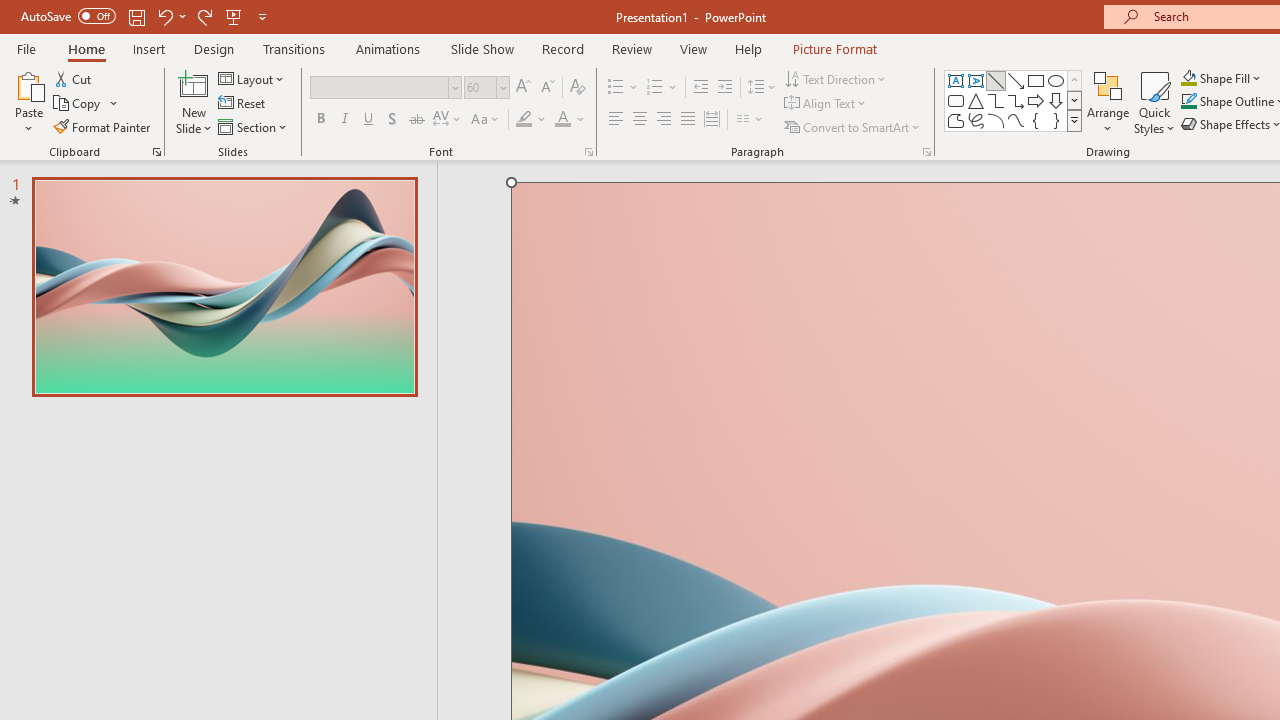 The height and width of the screenshot is (720, 1280). Describe the element at coordinates (835, 48) in the screenshot. I see `'Picture Format'` at that location.